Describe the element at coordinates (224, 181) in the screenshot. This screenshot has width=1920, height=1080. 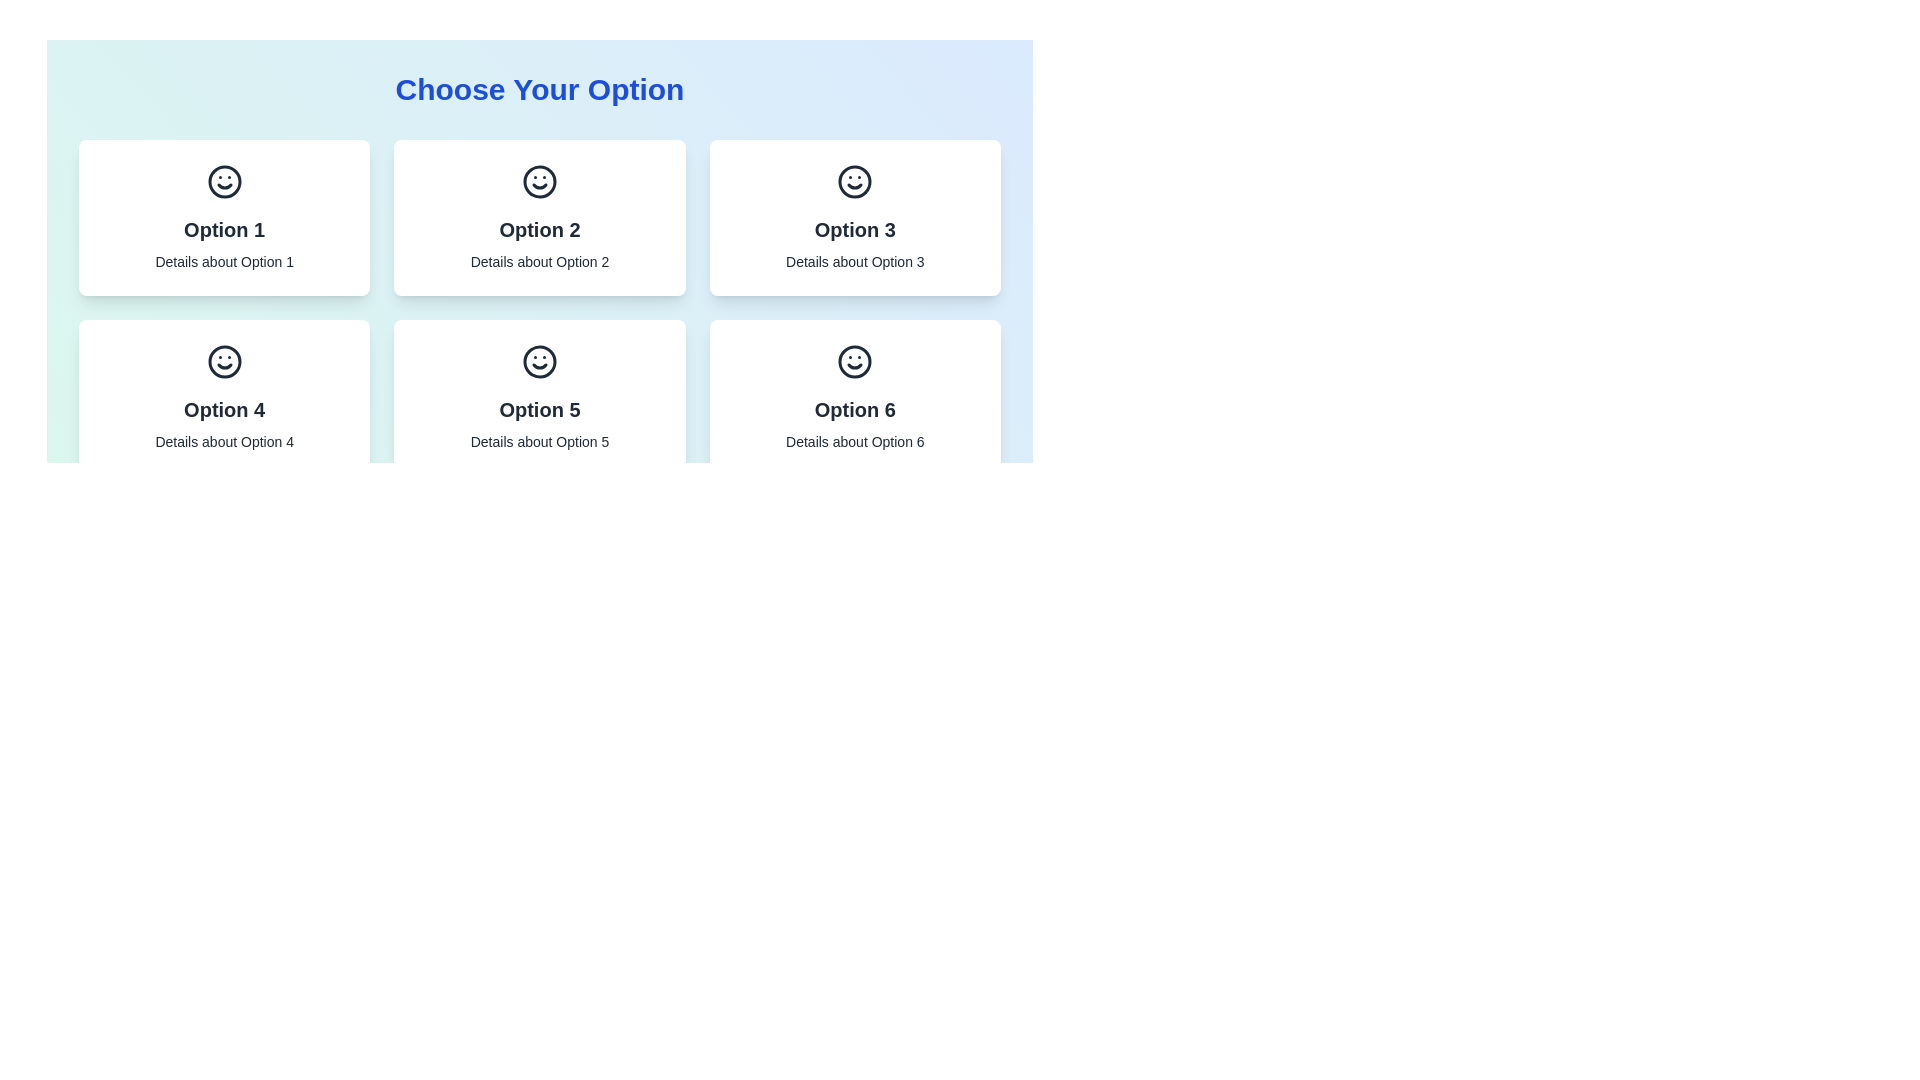
I see `the circular smiley face icon with black outlines in the top-left card labeled 'Option 1'` at that location.